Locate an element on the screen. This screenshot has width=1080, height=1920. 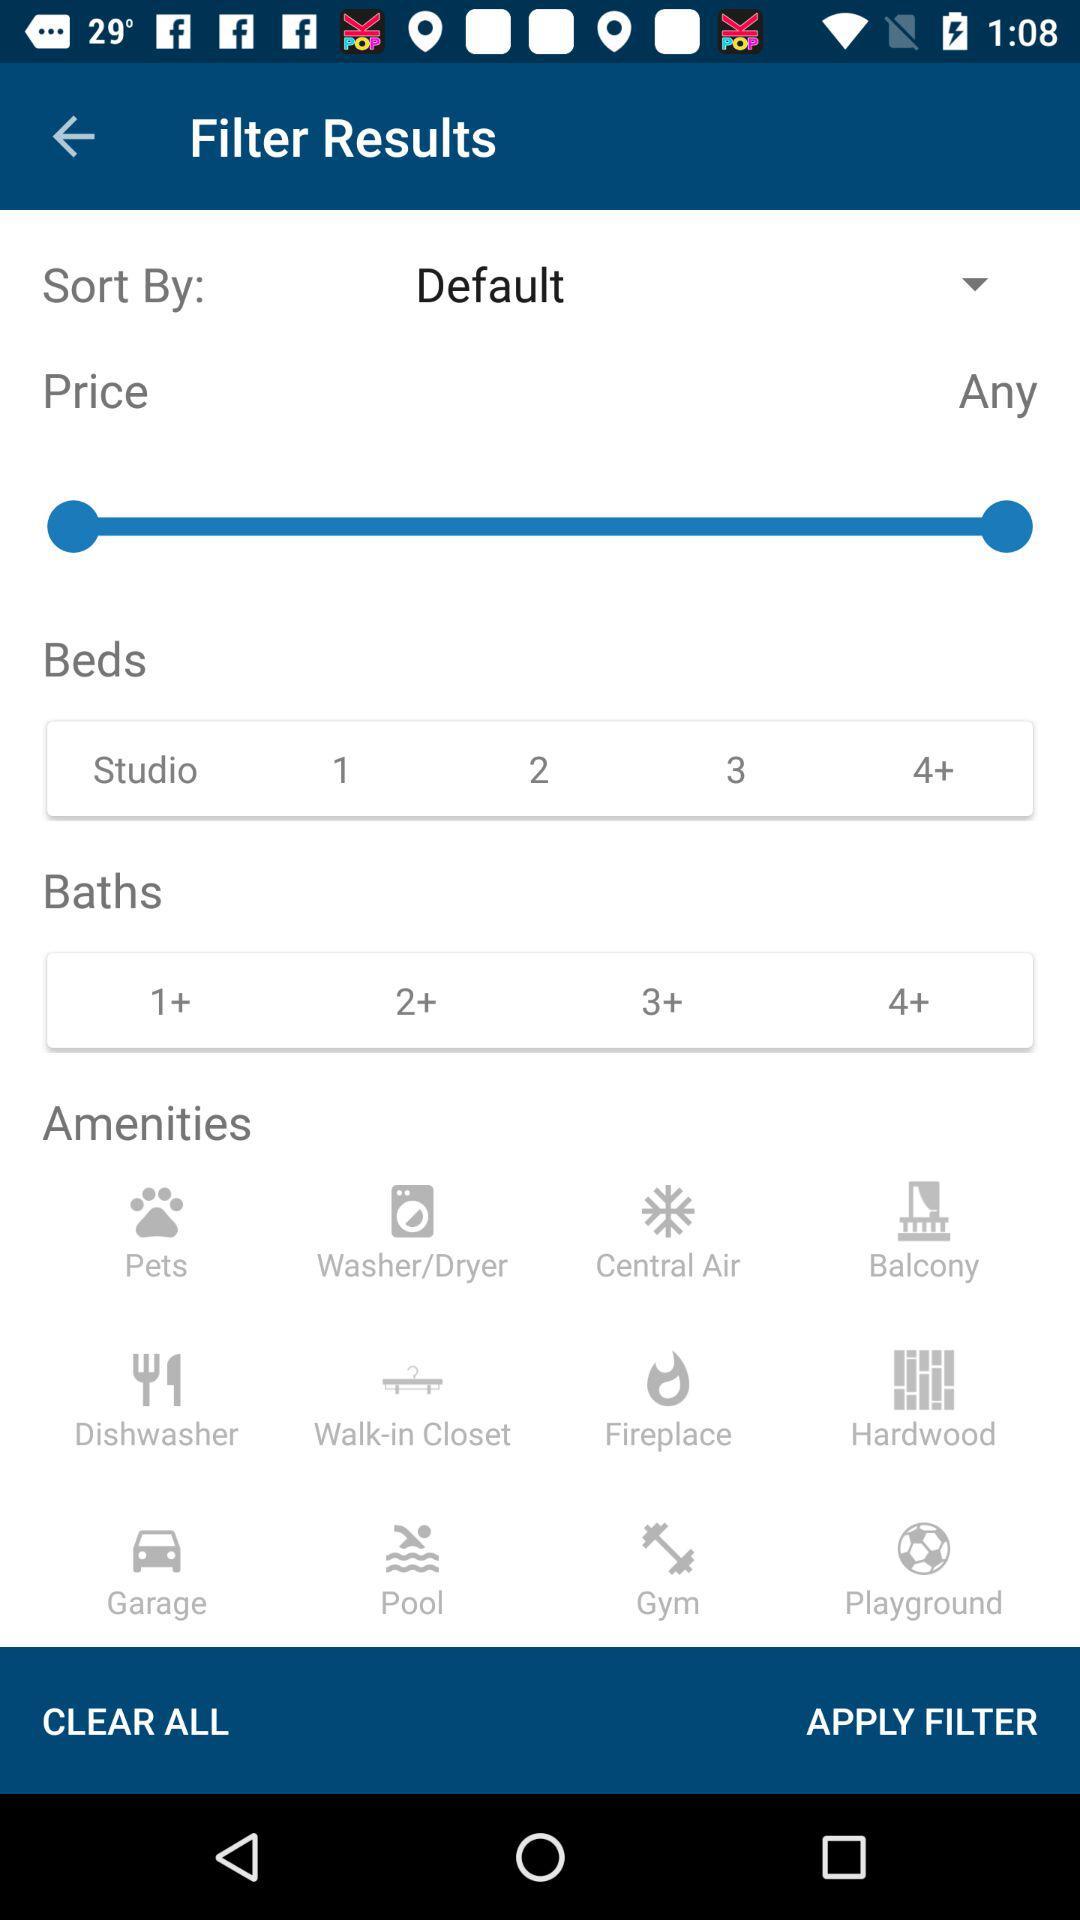
the number which is next to 3 is located at coordinates (934, 767).